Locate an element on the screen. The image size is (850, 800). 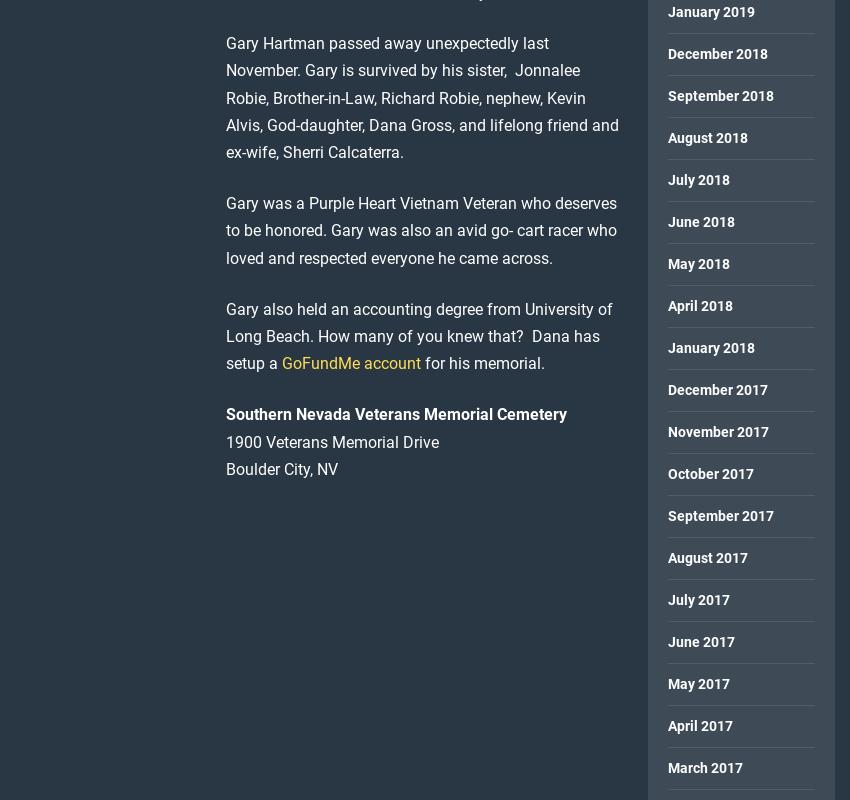
'October 2017' is located at coordinates (666, 473).